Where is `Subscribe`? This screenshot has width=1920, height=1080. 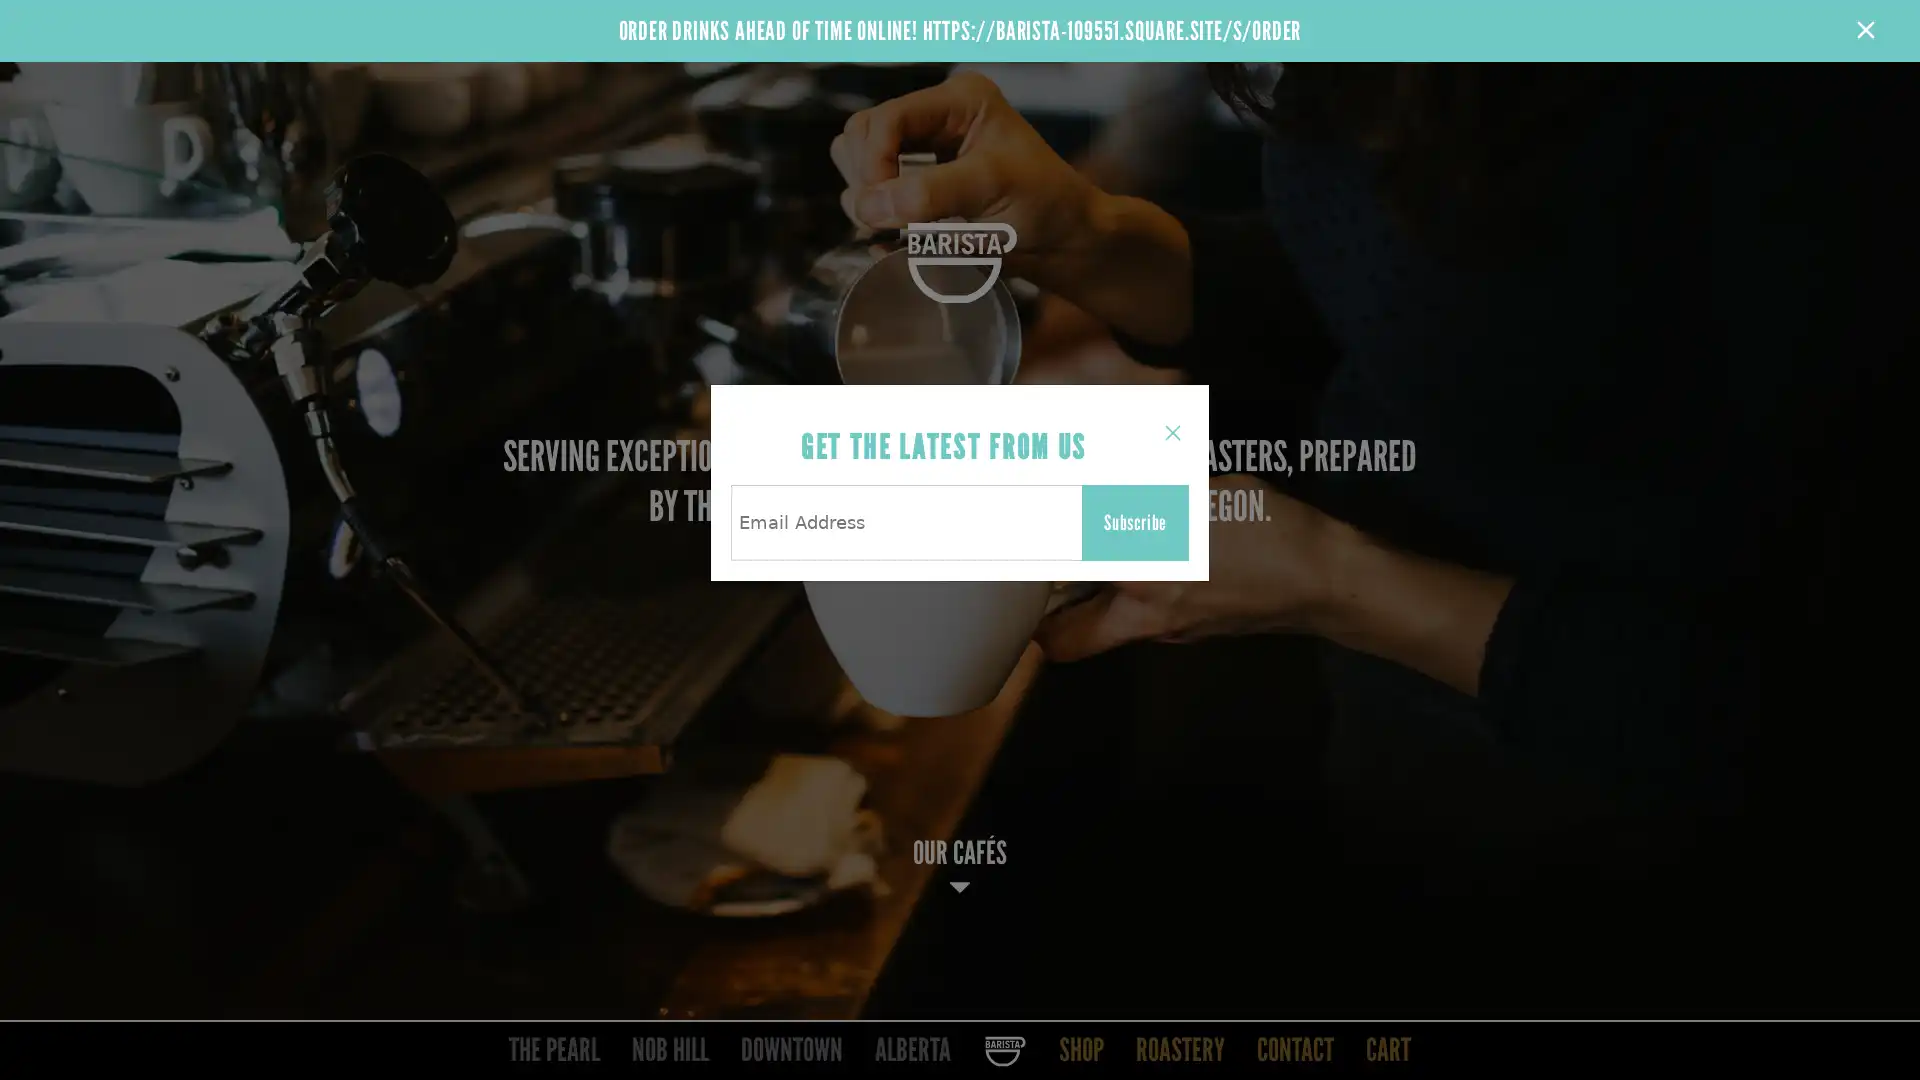
Subscribe is located at coordinates (1135, 522).